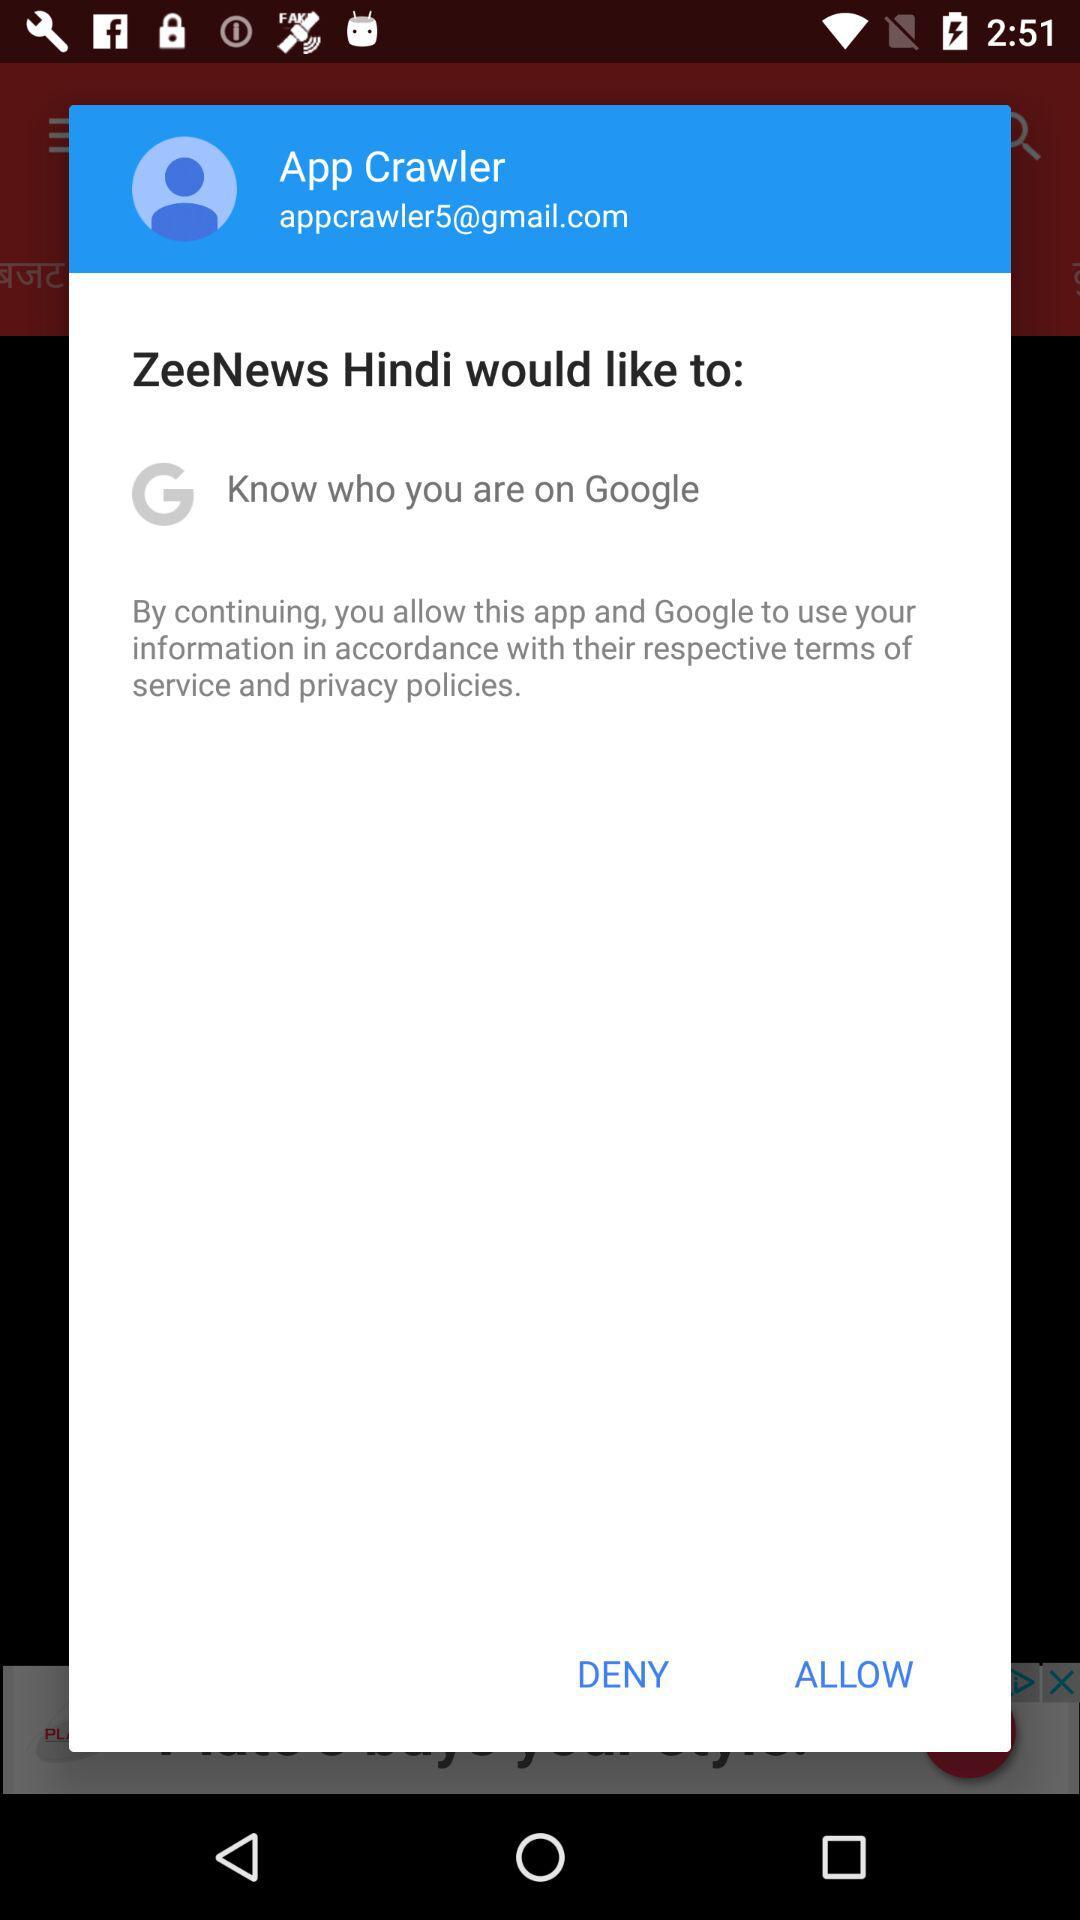 This screenshot has width=1080, height=1920. What do you see at coordinates (621, 1673) in the screenshot?
I see `the icon at the bottom` at bounding box center [621, 1673].